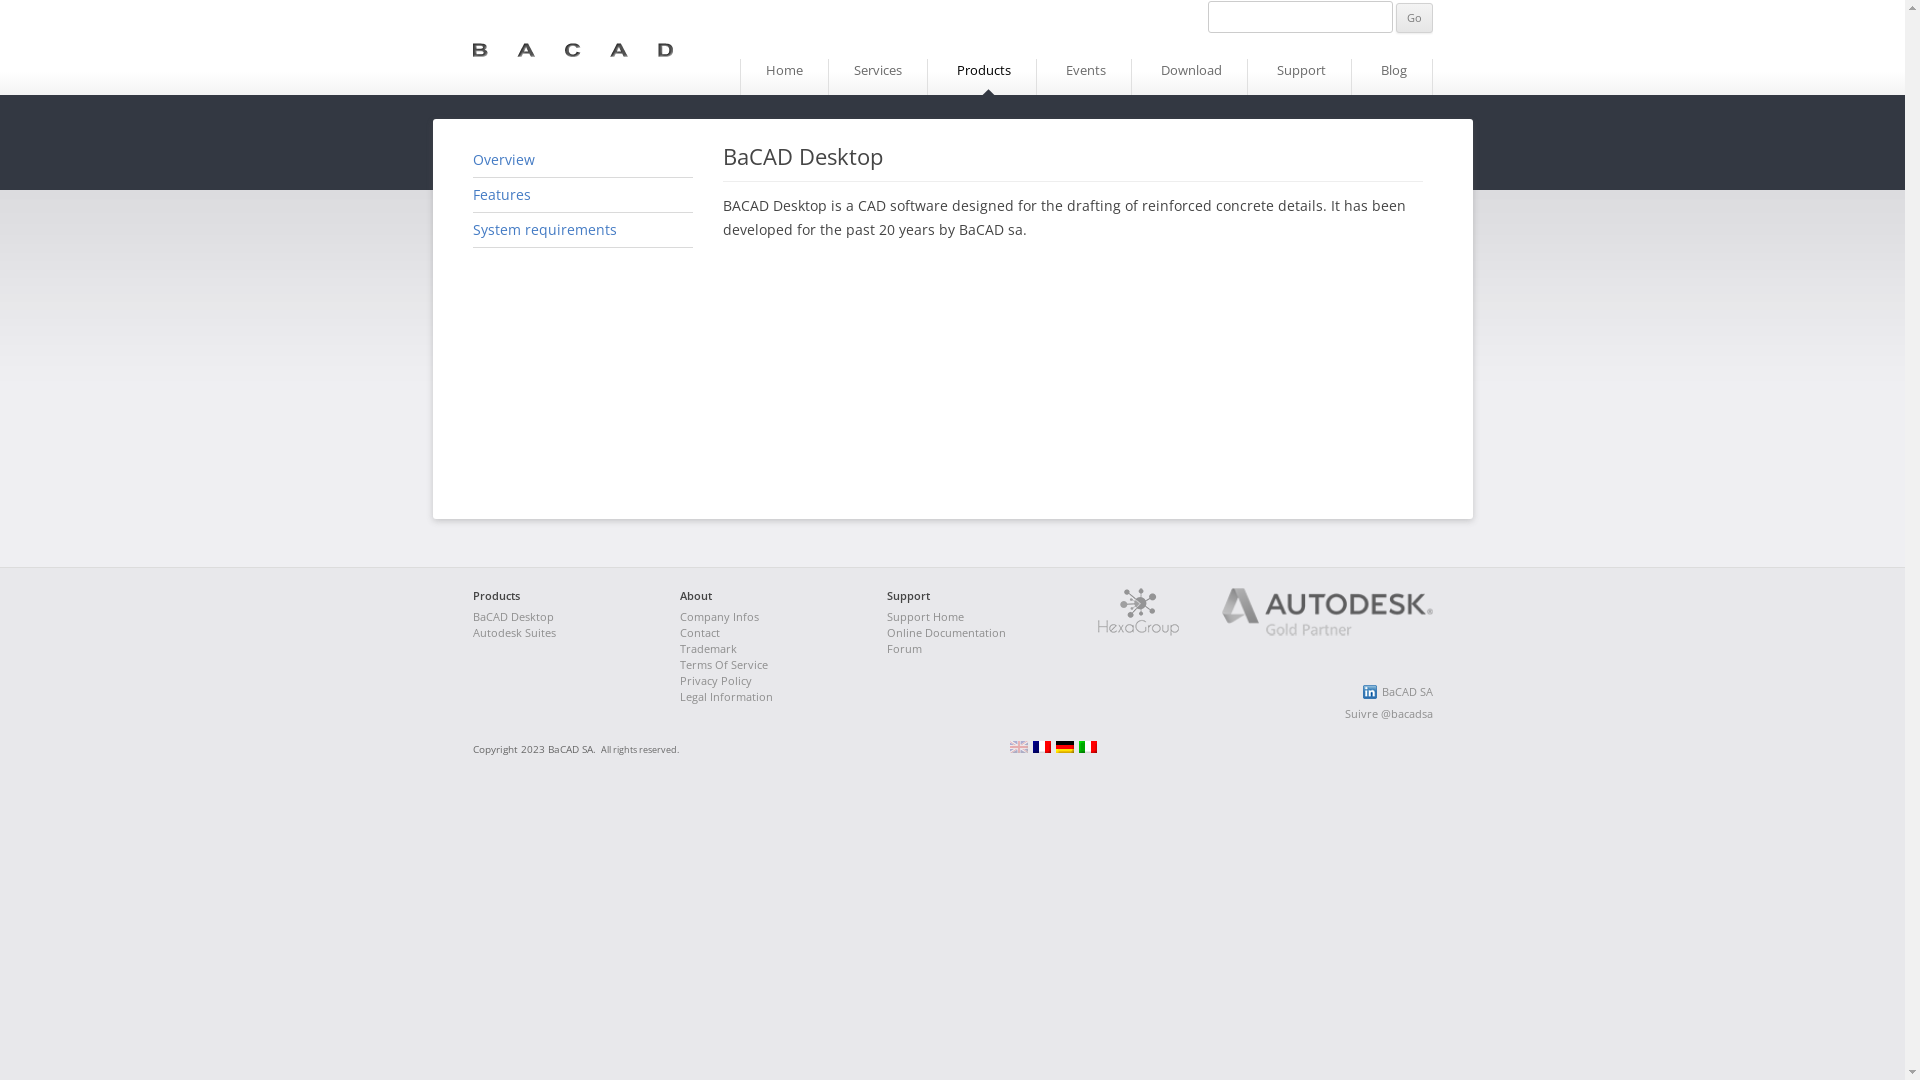  What do you see at coordinates (725, 695) in the screenshot?
I see `'Legal Information'` at bounding box center [725, 695].